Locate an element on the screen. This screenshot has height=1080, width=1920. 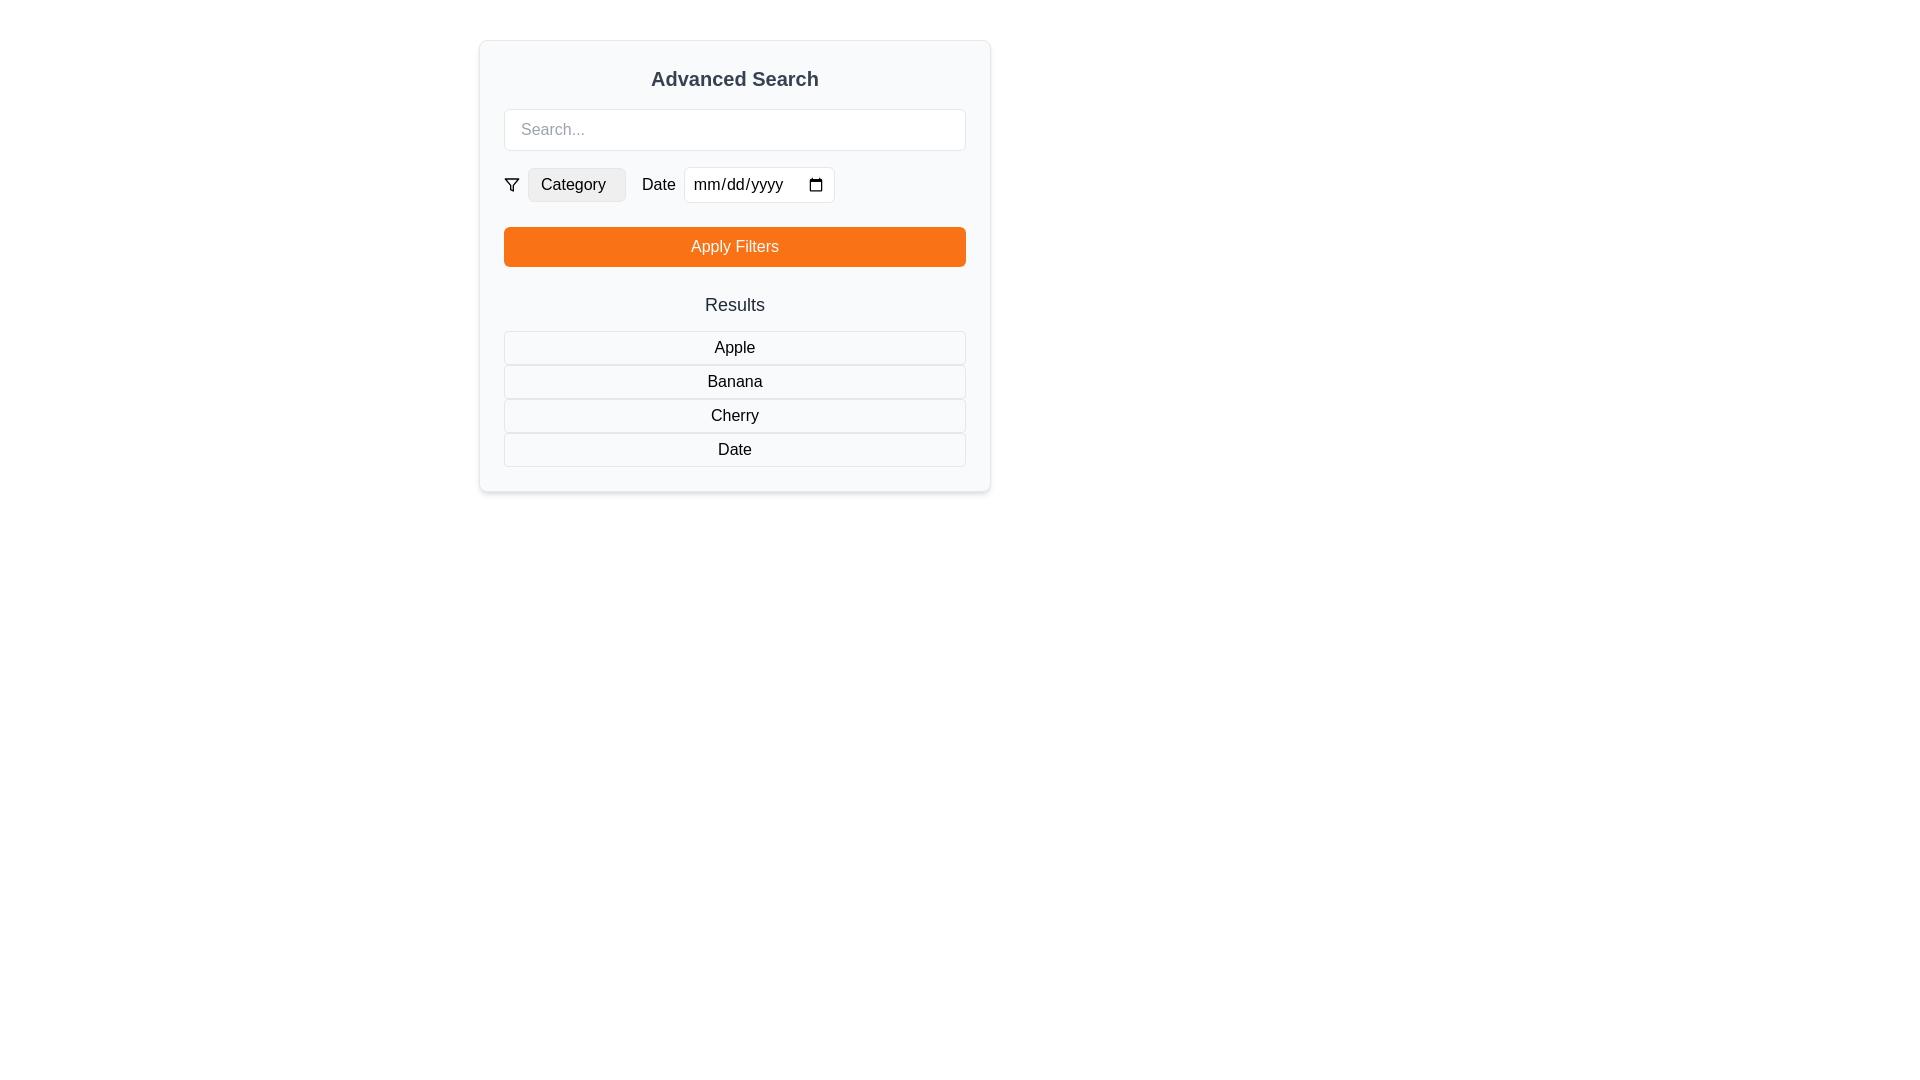
the Text Label that serves as a section heading, located near the top-center of the interface, under the 'Apply Filters' button and above the list of items is located at coordinates (733, 304).